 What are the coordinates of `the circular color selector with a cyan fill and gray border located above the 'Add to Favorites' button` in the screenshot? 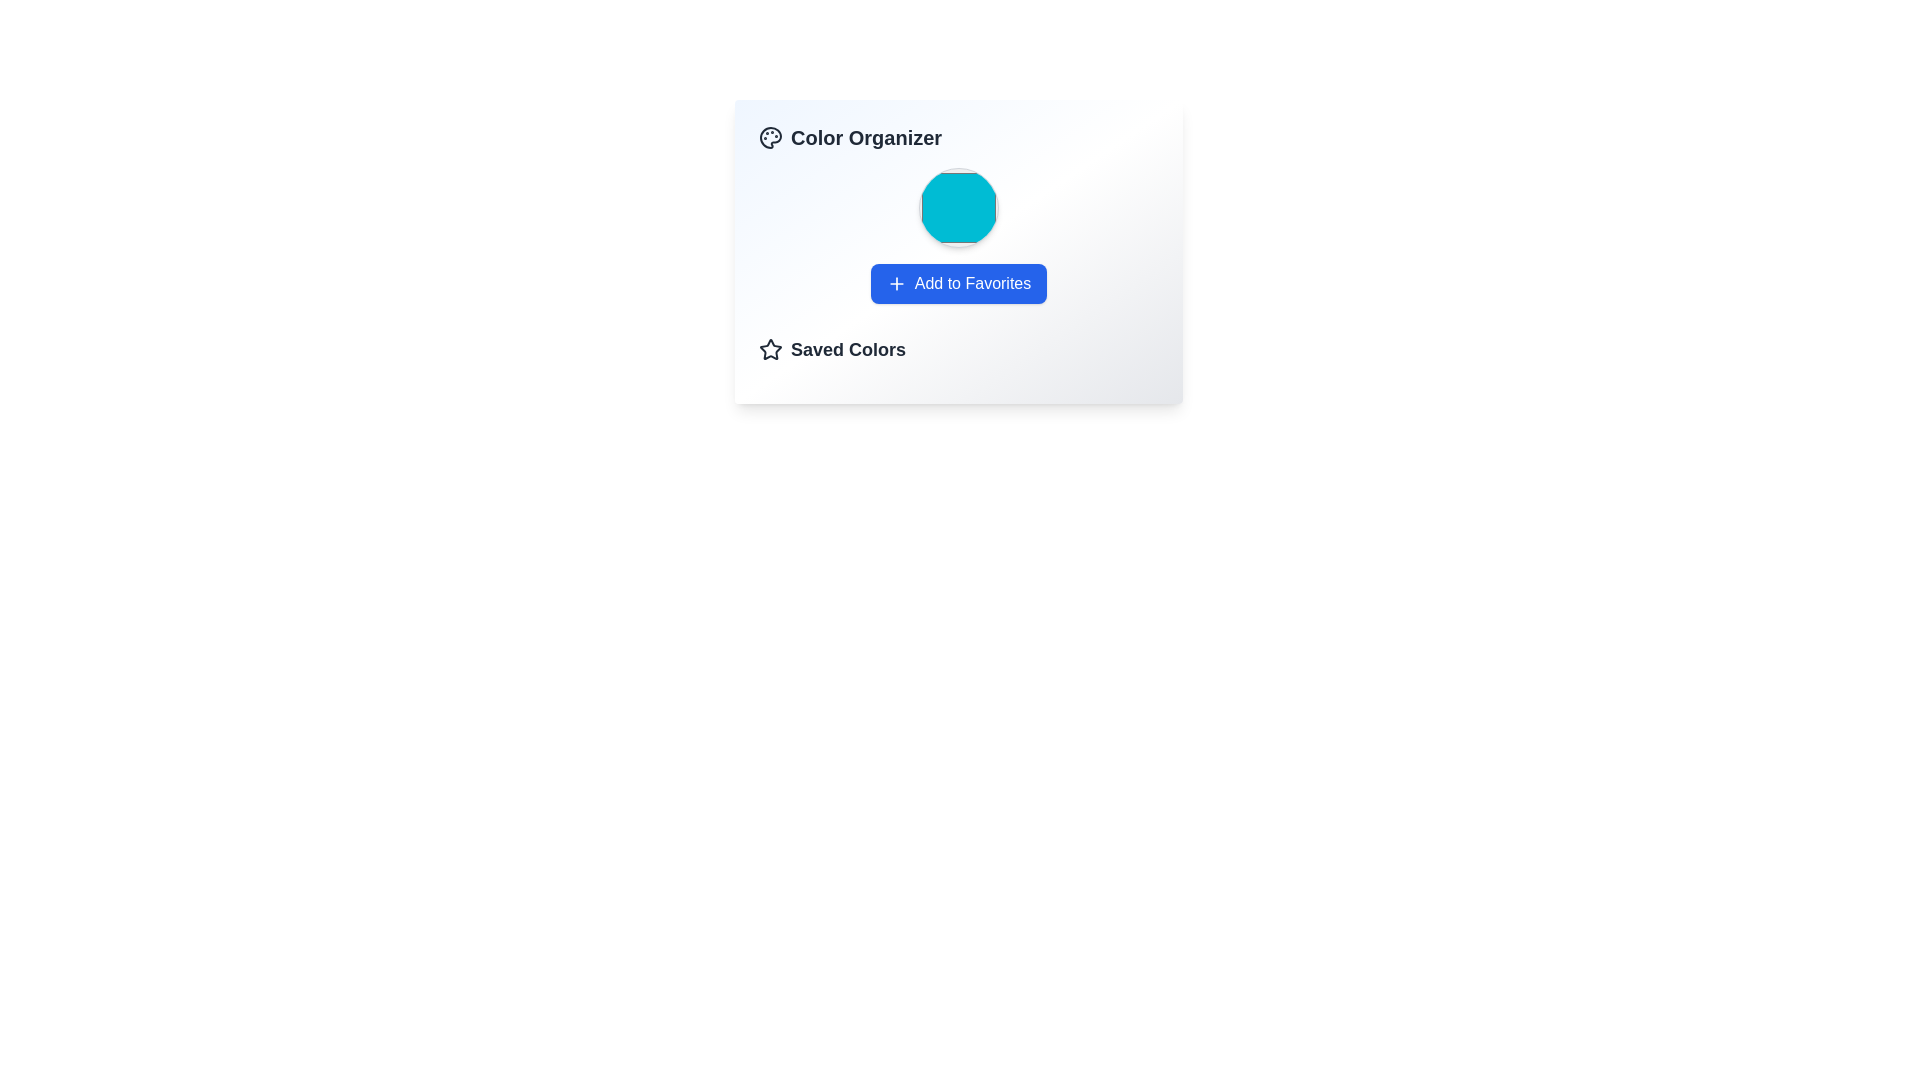 It's located at (958, 208).